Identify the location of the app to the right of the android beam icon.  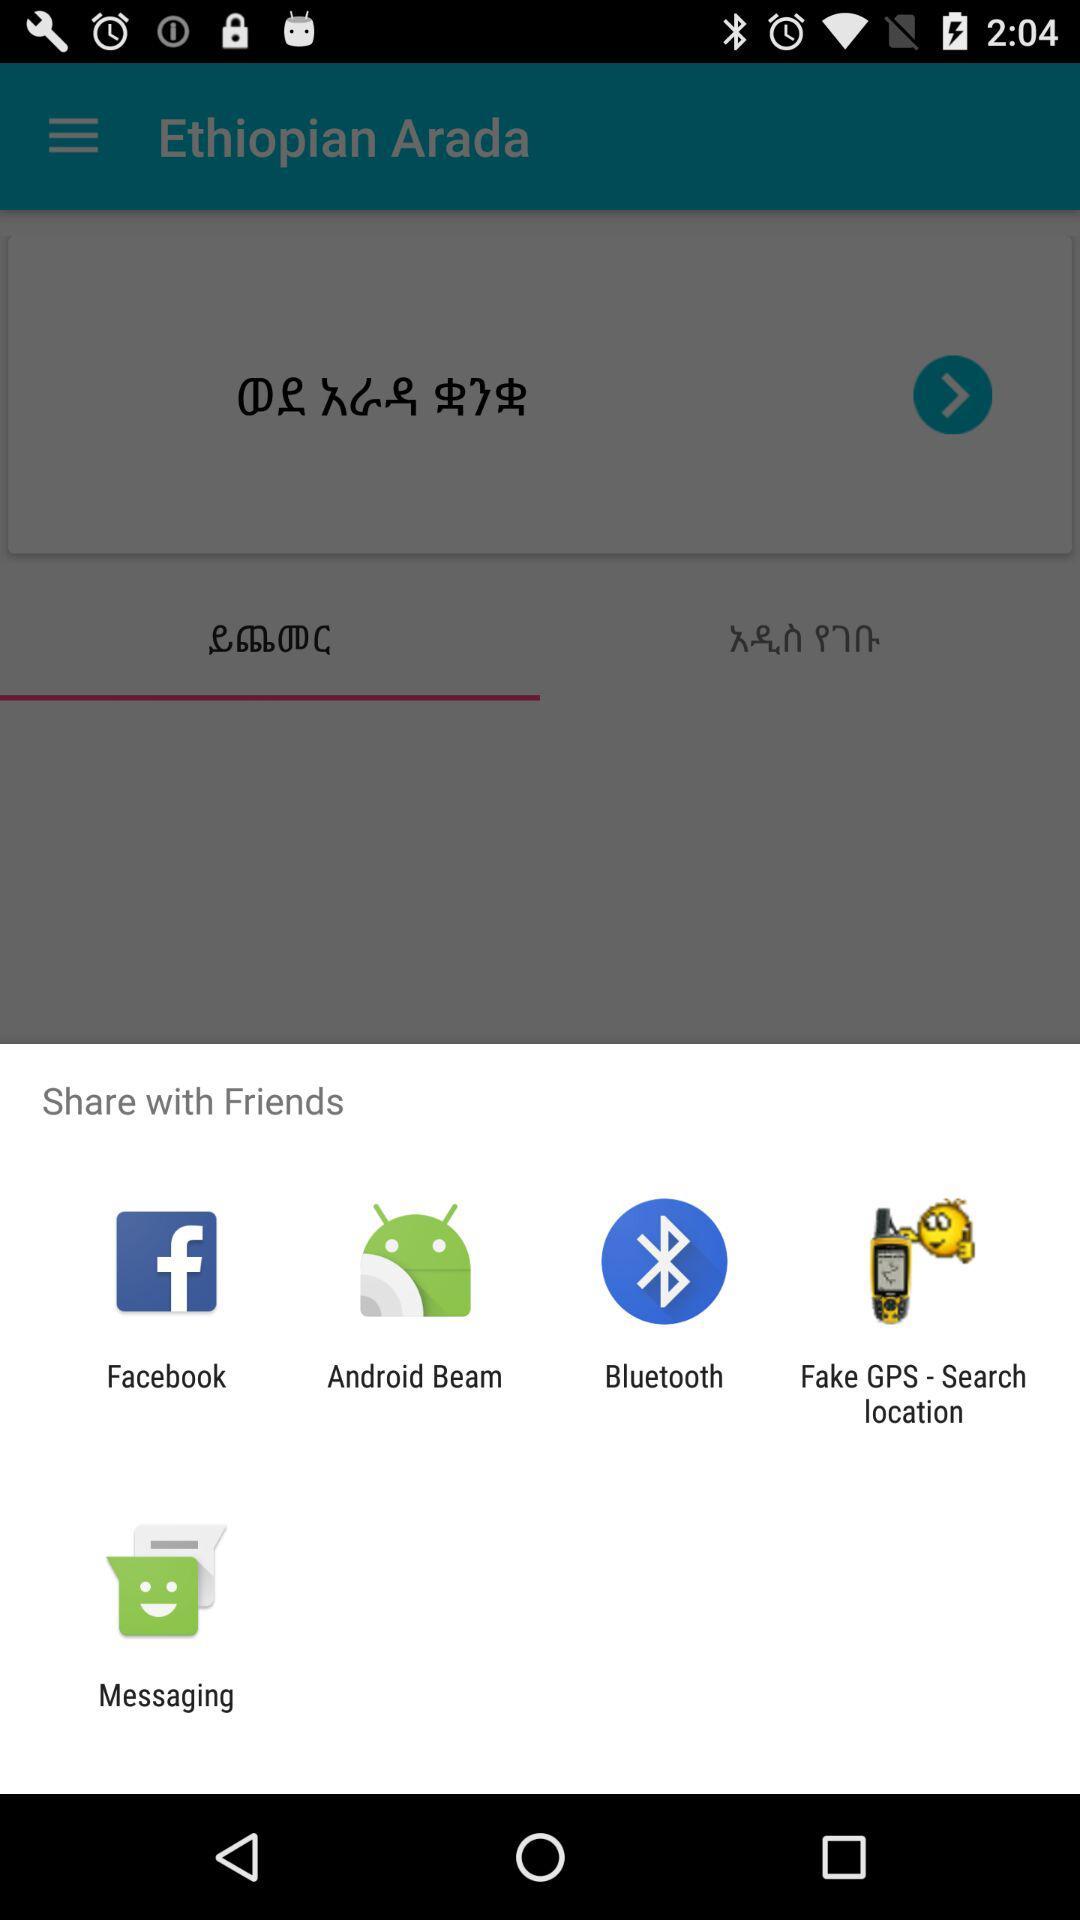
(664, 1392).